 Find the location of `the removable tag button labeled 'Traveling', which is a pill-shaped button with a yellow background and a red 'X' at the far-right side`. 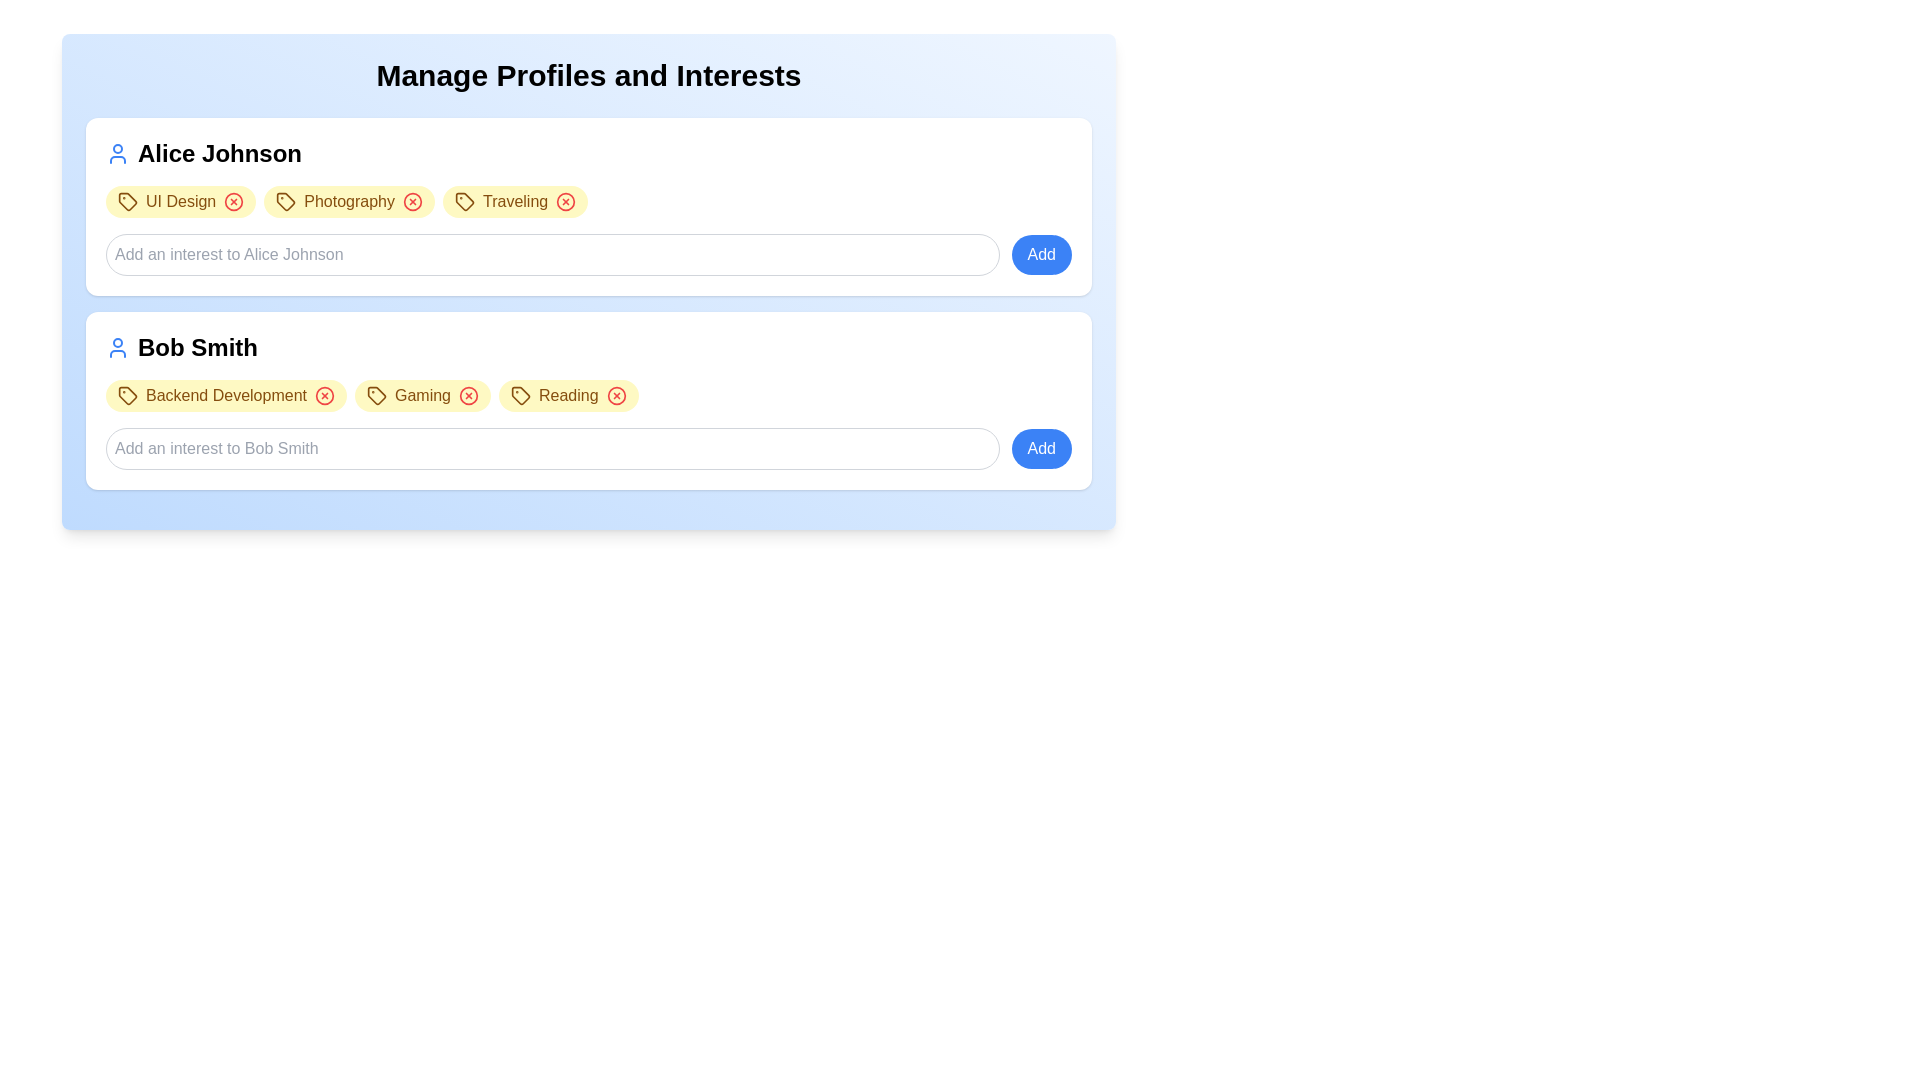

the removable tag button labeled 'Traveling', which is a pill-shaped button with a yellow background and a red 'X' at the far-right side is located at coordinates (515, 201).